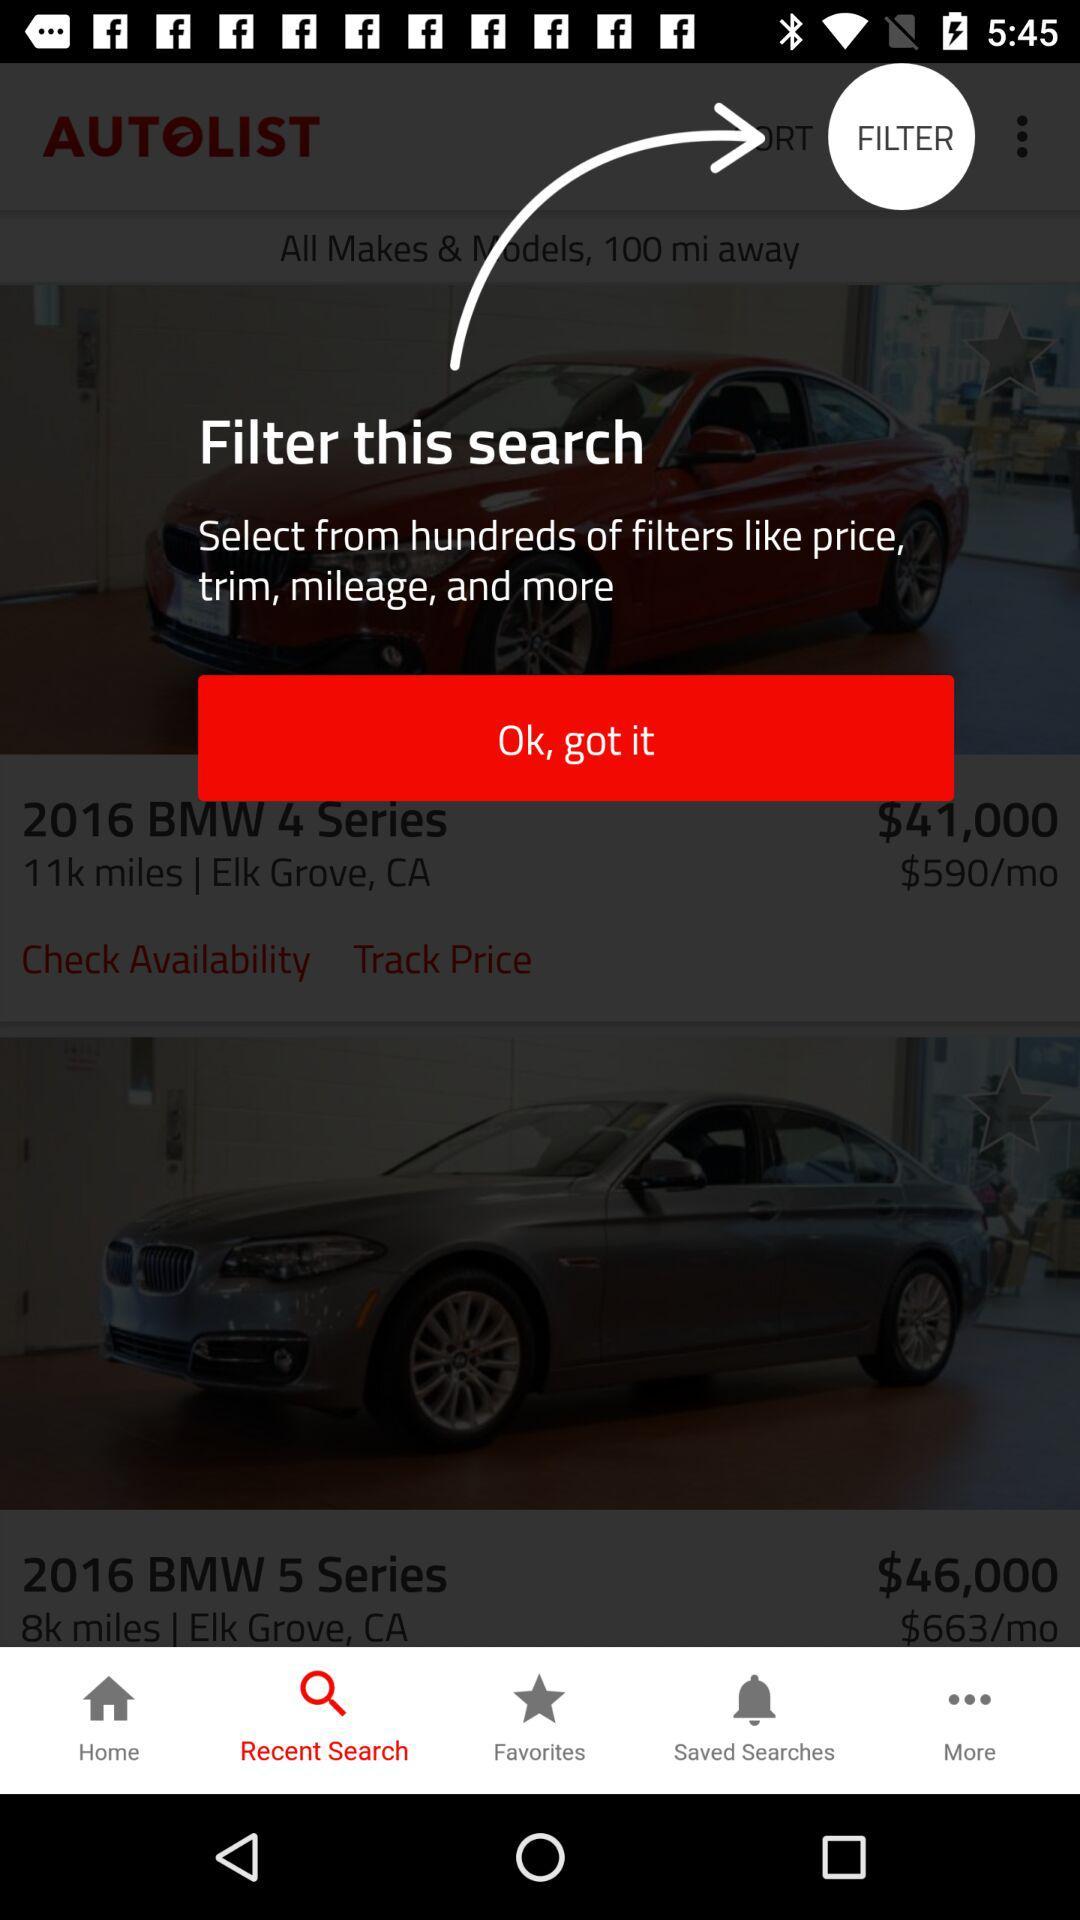  Describe the element at coordinates (441, 955) in the screenshot. I see `the icon next to the check availability` at that location.